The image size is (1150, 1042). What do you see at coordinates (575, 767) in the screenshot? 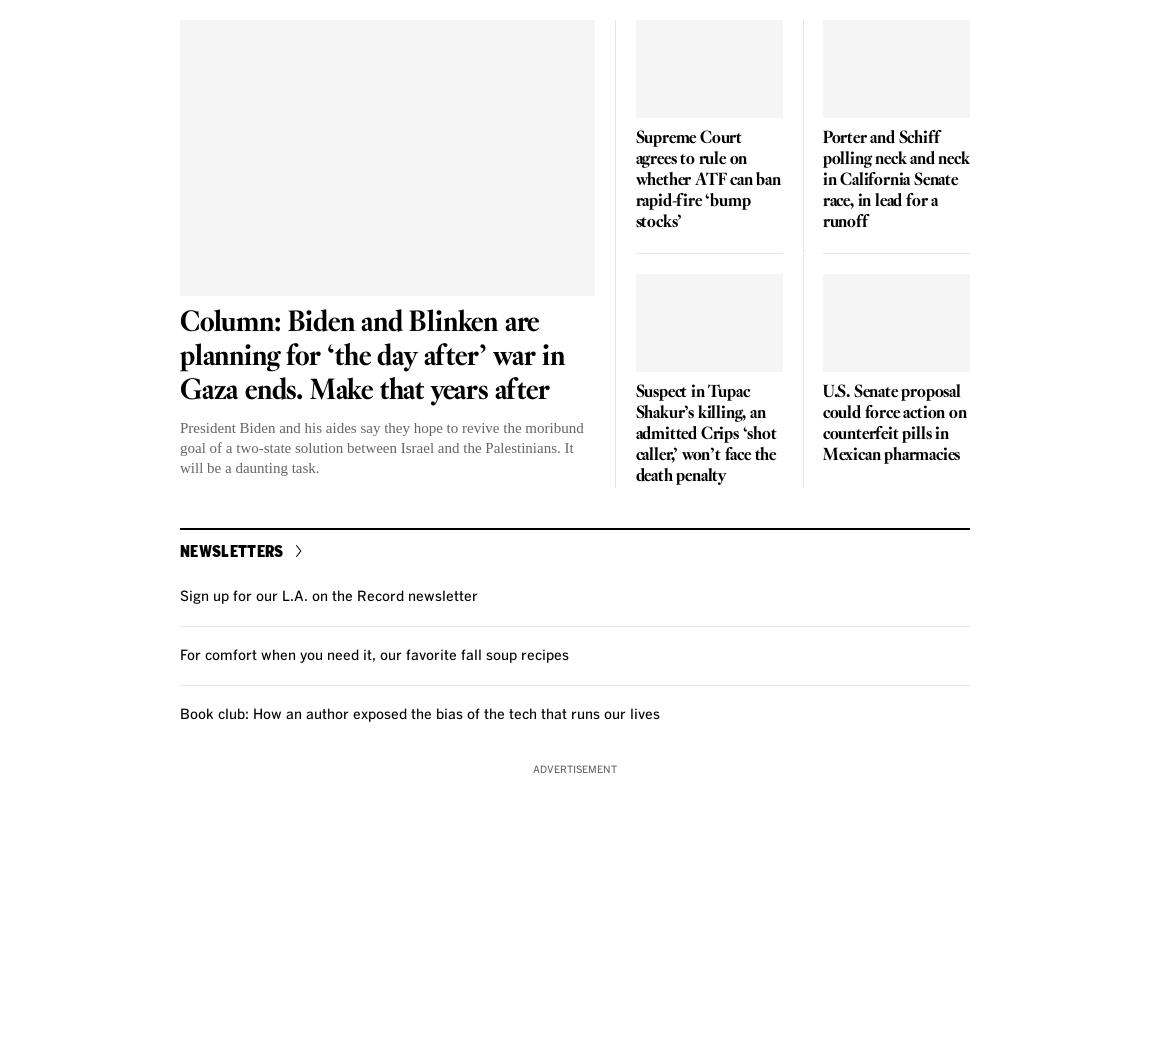
I see `'Advertisement'` at bounding box center [575, 767].